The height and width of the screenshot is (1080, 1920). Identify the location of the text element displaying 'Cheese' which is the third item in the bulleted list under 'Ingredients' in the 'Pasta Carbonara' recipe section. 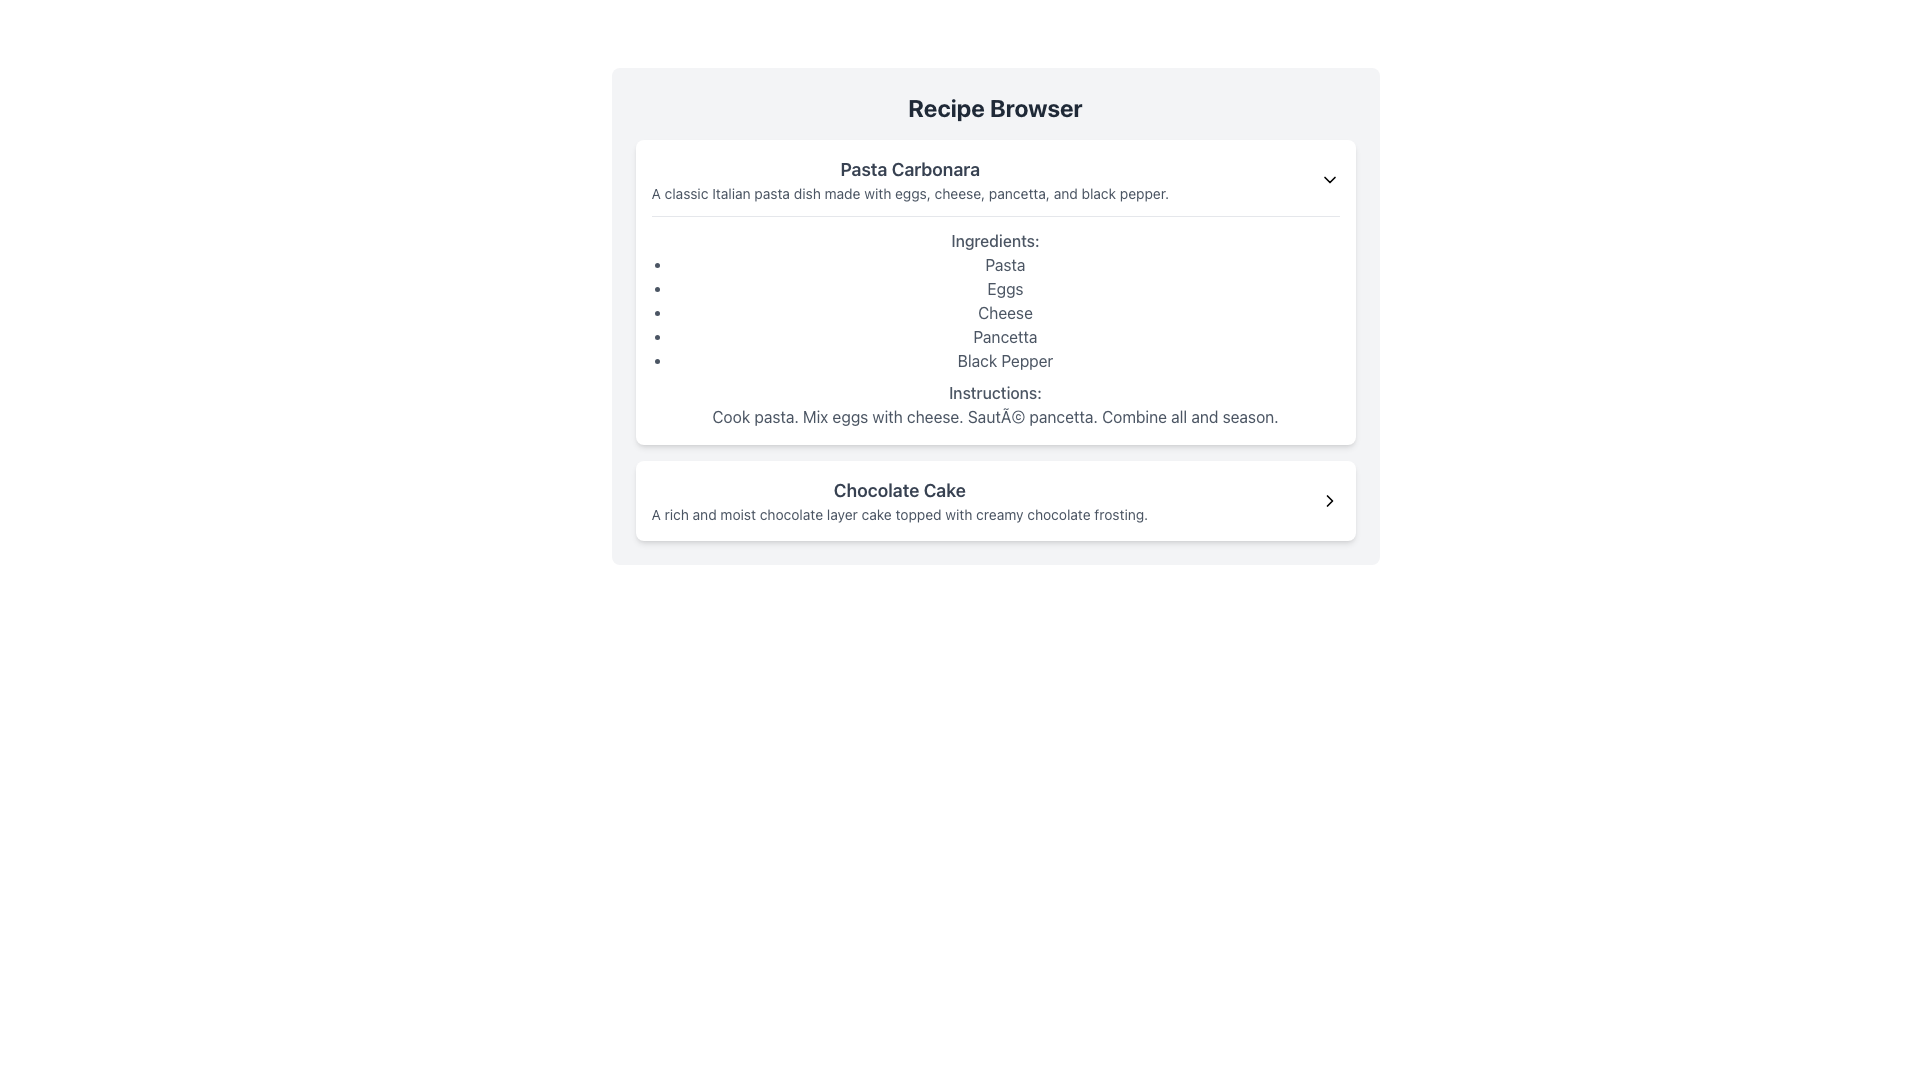
(1005, 312).